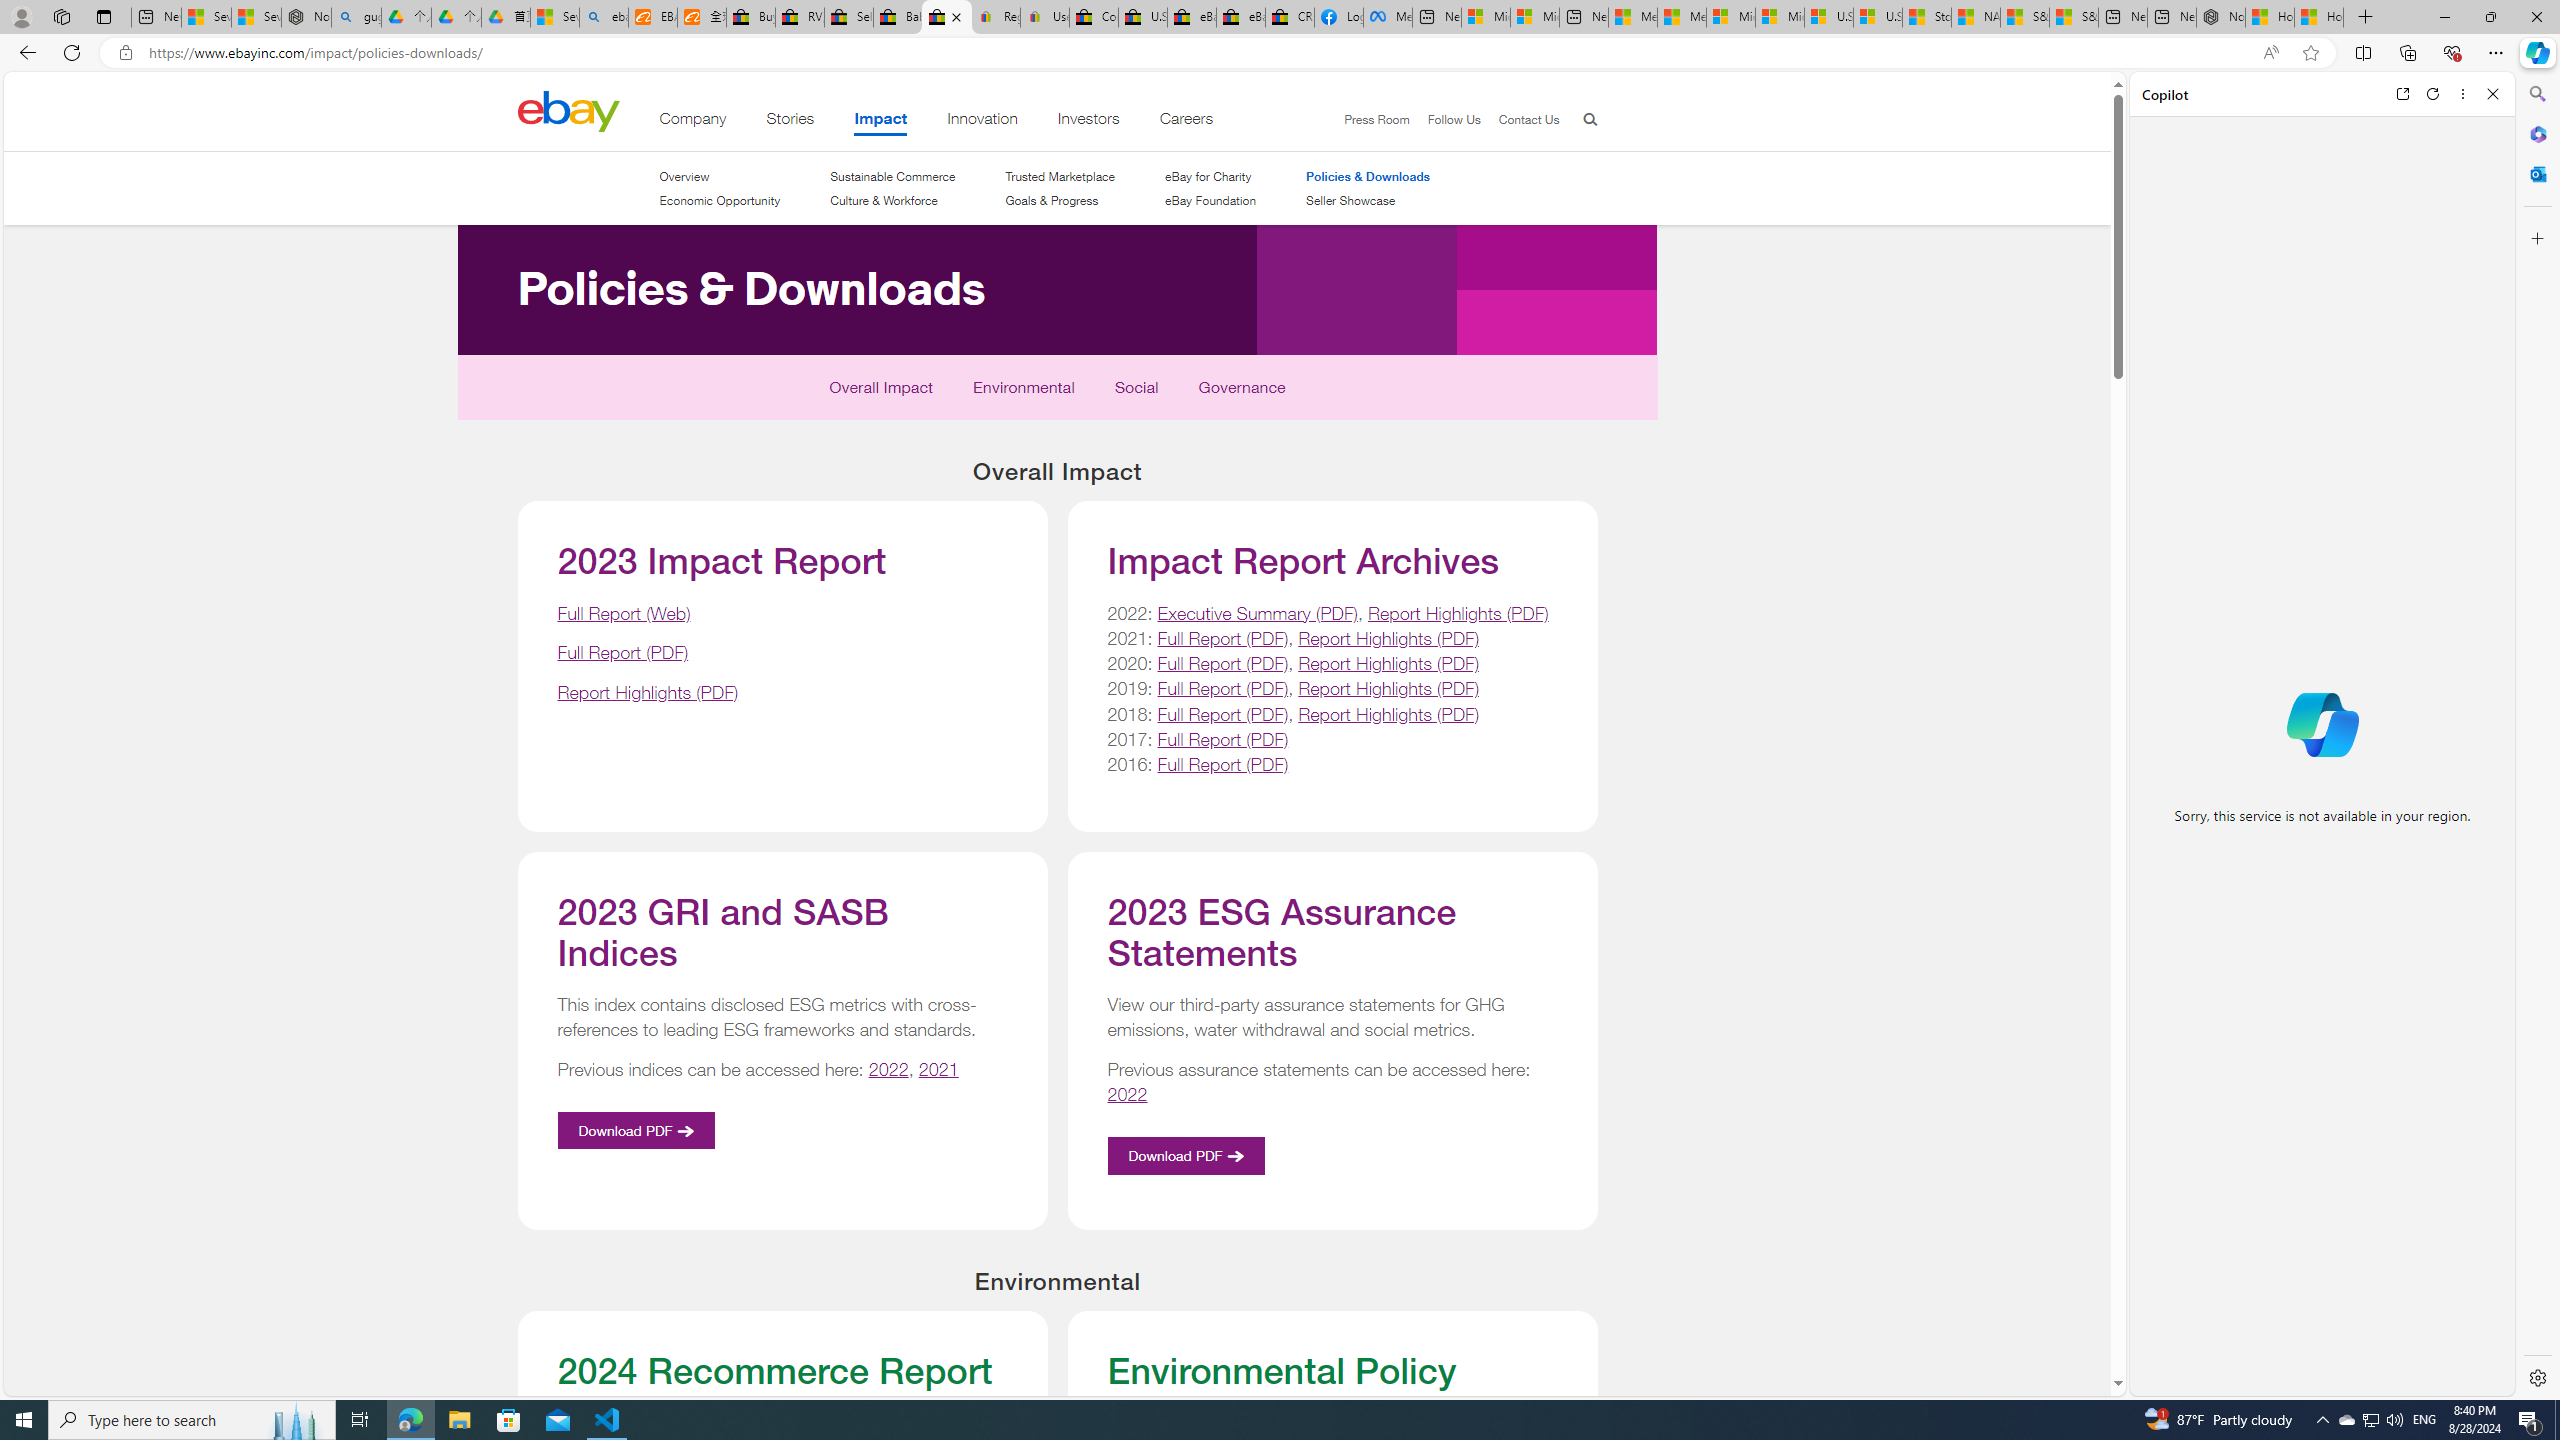  What do you see at coordinates (2535, 172) in the screenshot?
I see `'Outlook'` at bounding box center [2535, 172].